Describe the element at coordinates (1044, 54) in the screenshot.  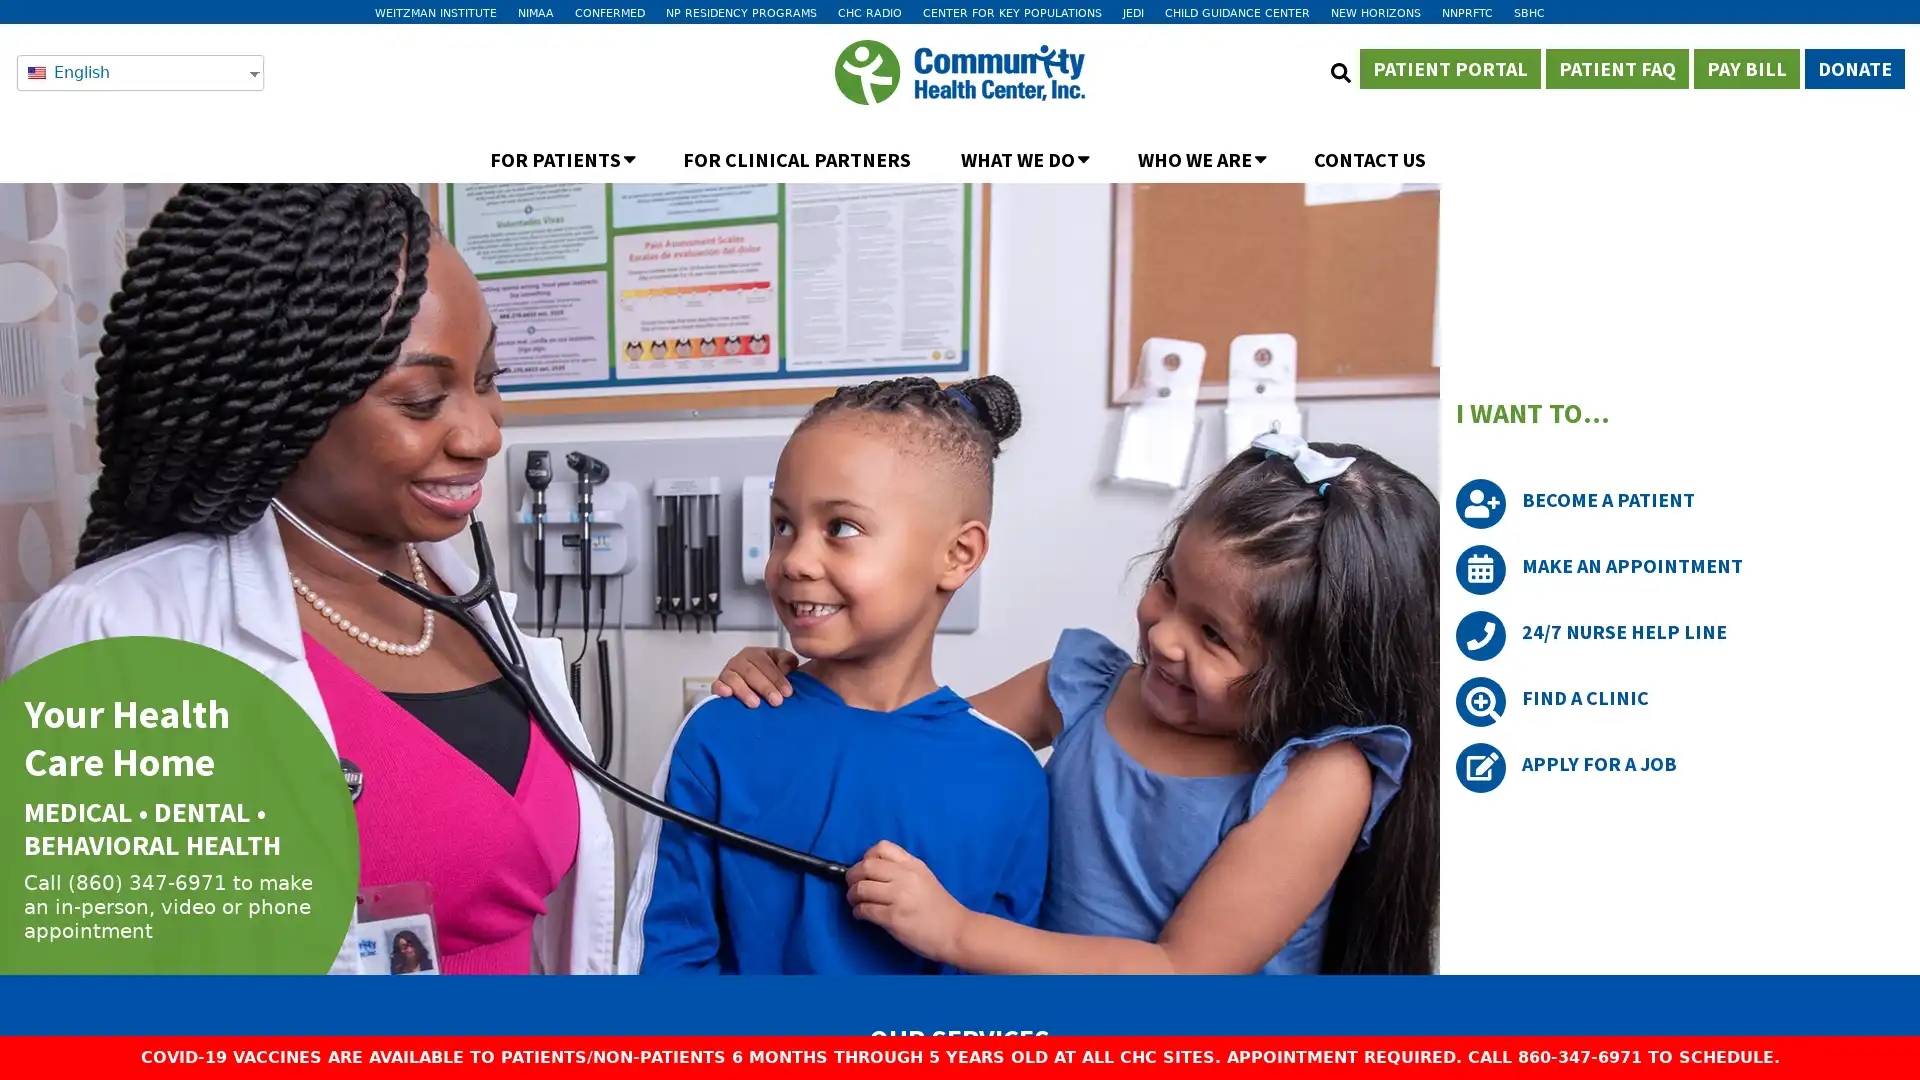
I see `Ignore` at that location.